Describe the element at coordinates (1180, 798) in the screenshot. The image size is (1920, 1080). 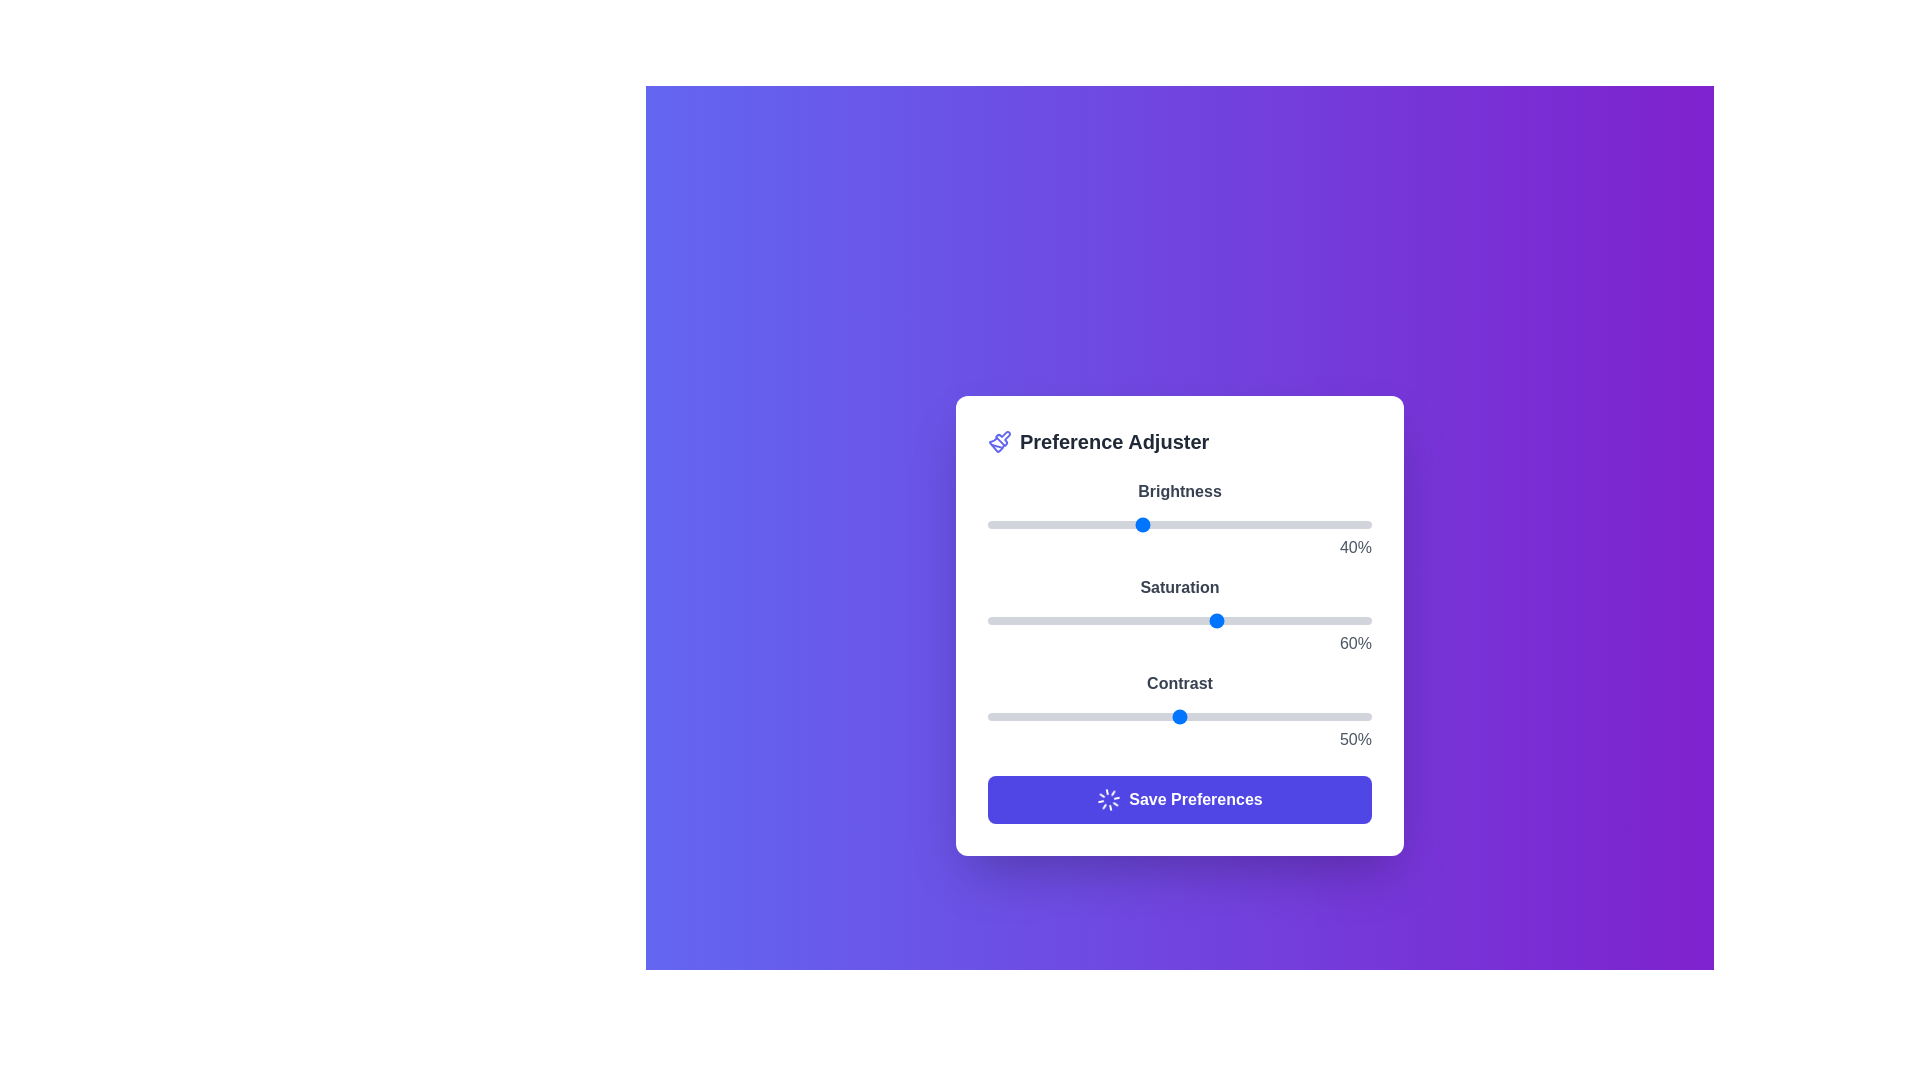
I see `'Save Preferences' button` at that location.